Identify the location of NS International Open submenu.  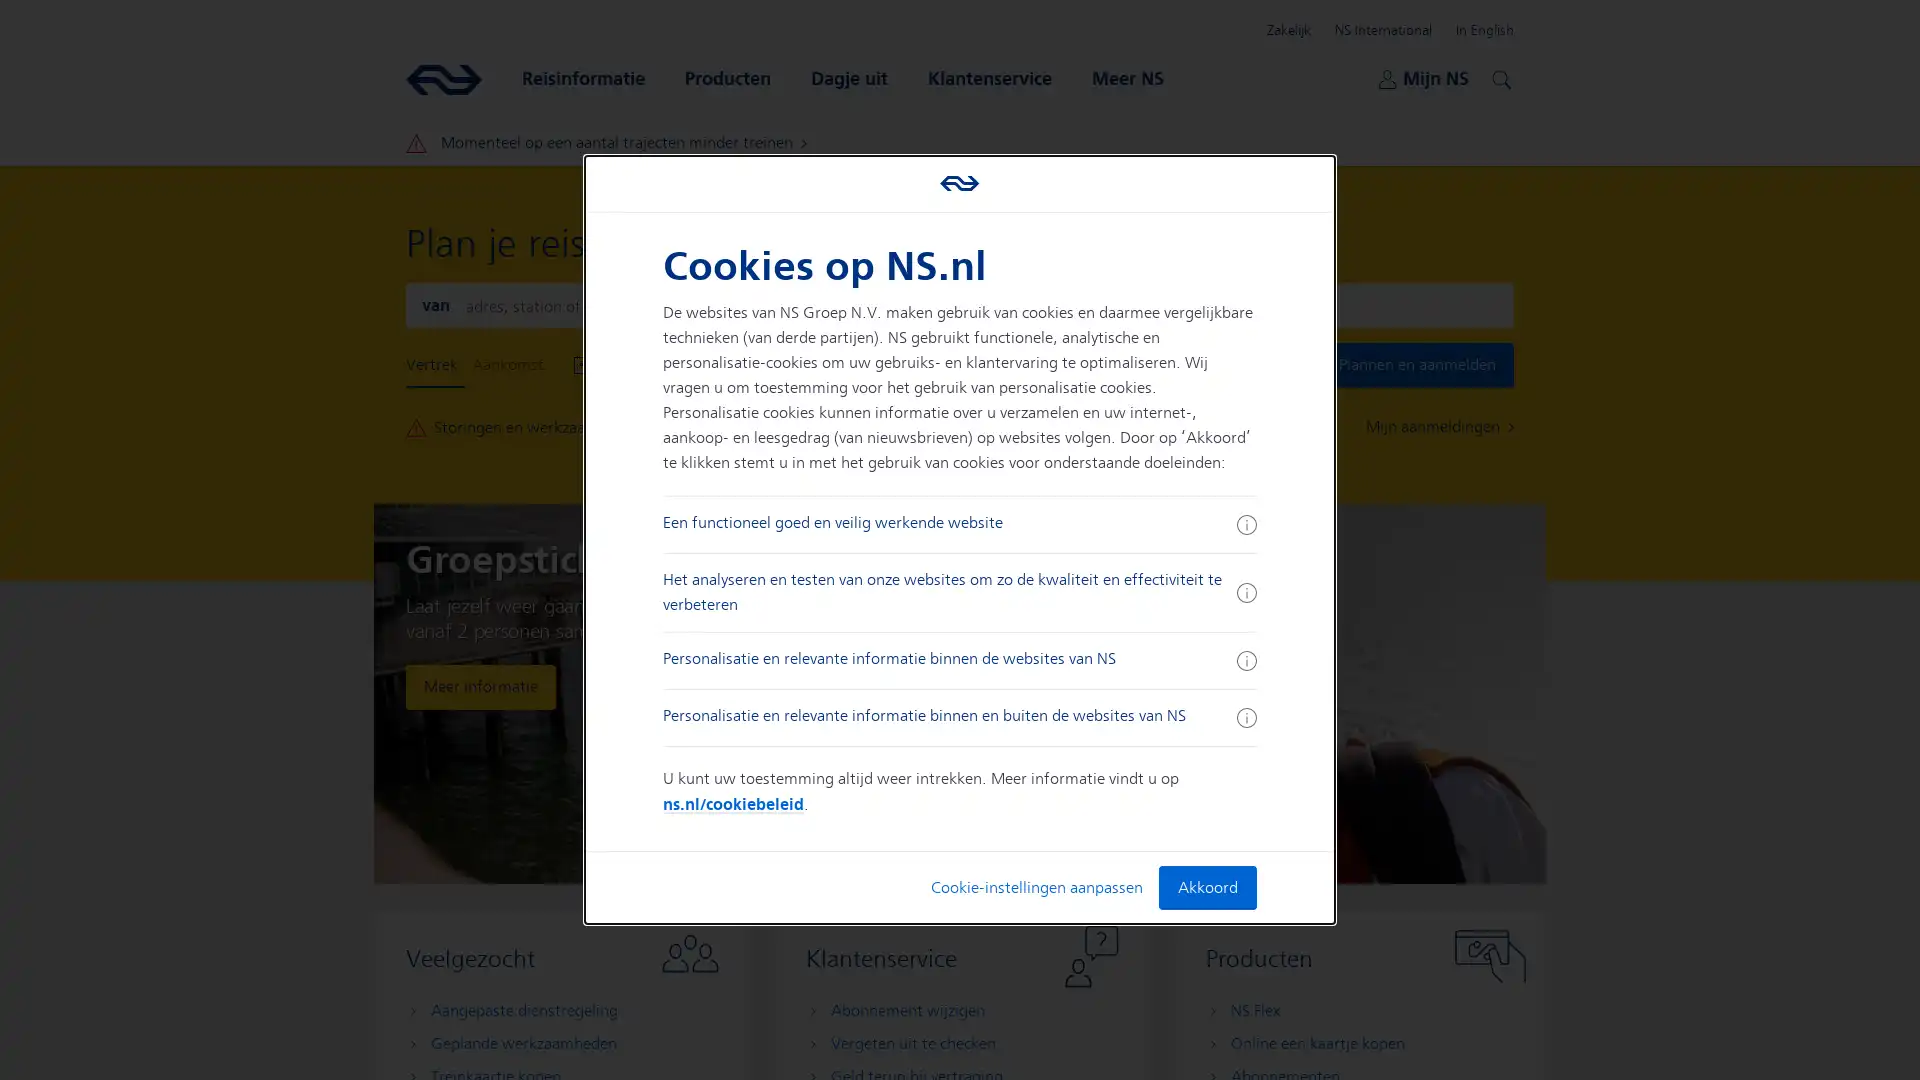
(1382, 30).